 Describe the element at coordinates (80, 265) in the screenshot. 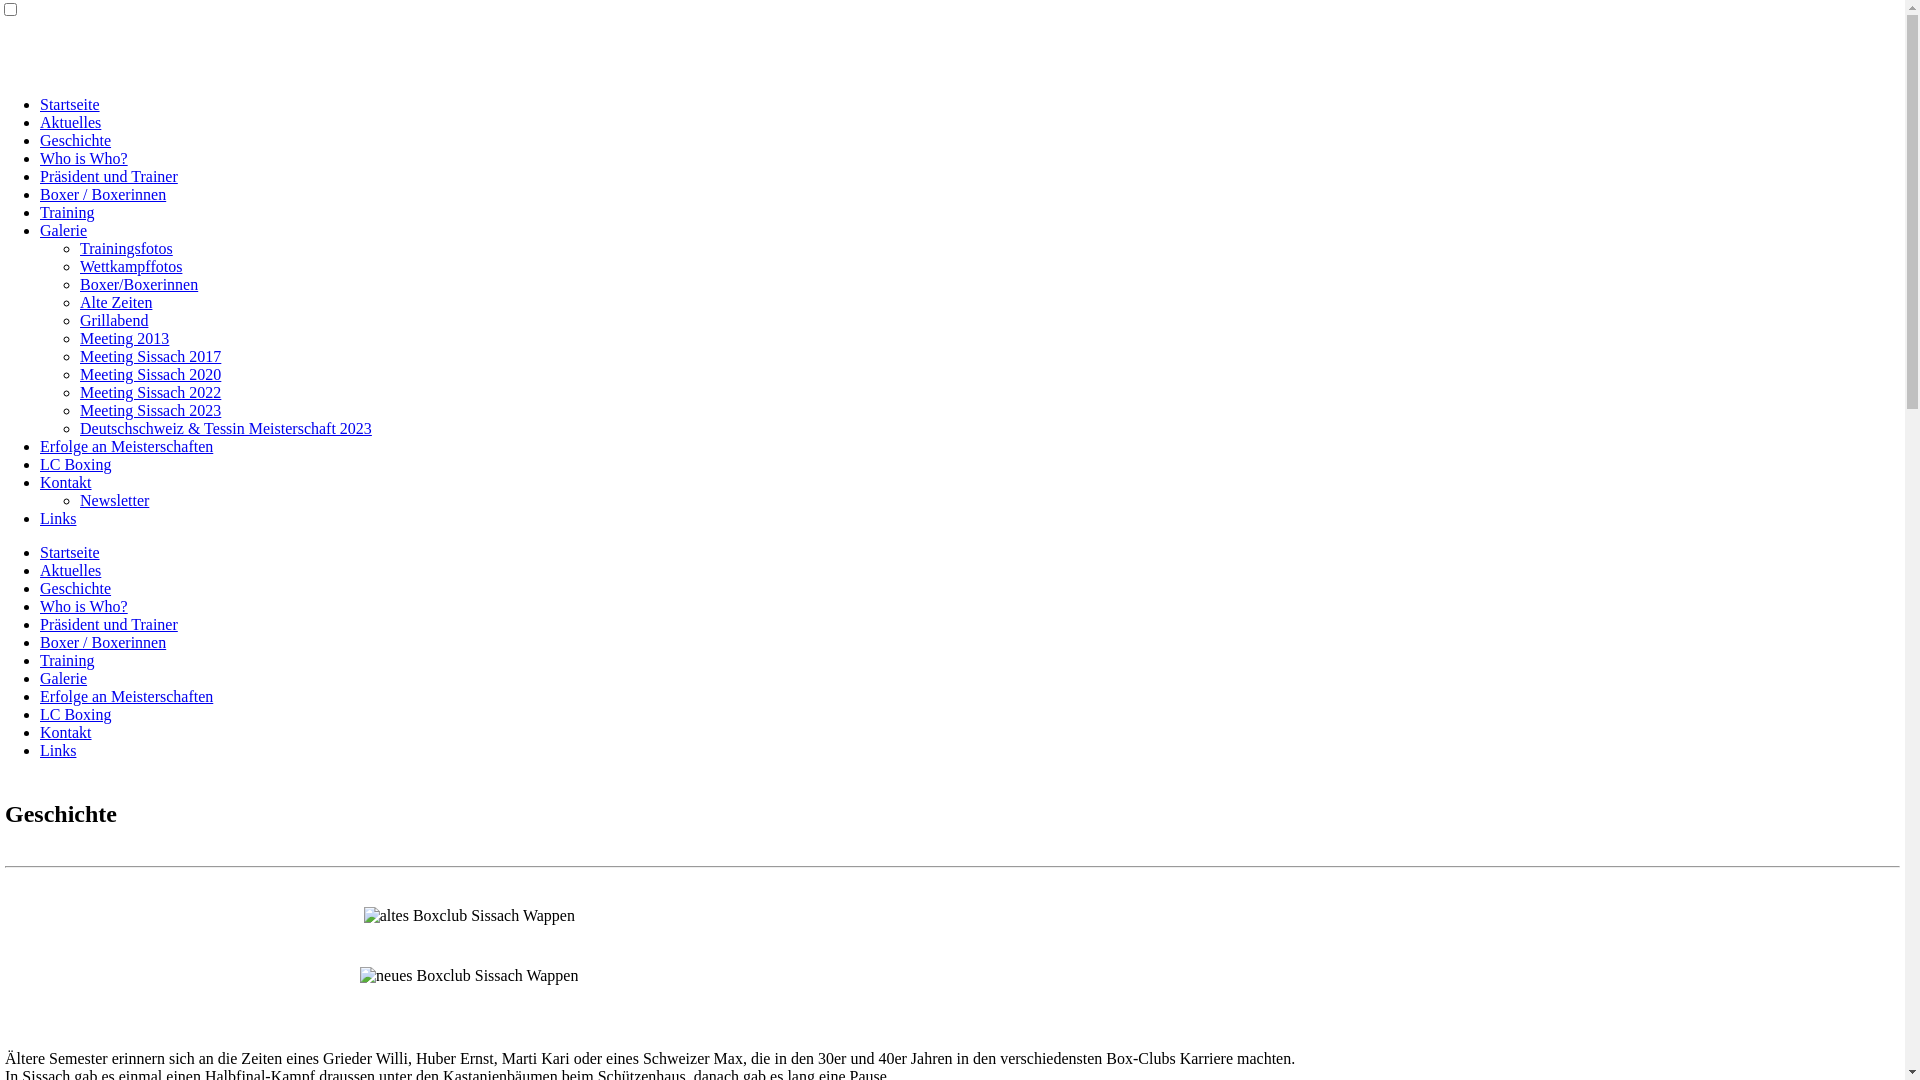

I see `'Wettkampffotos'` at that location.